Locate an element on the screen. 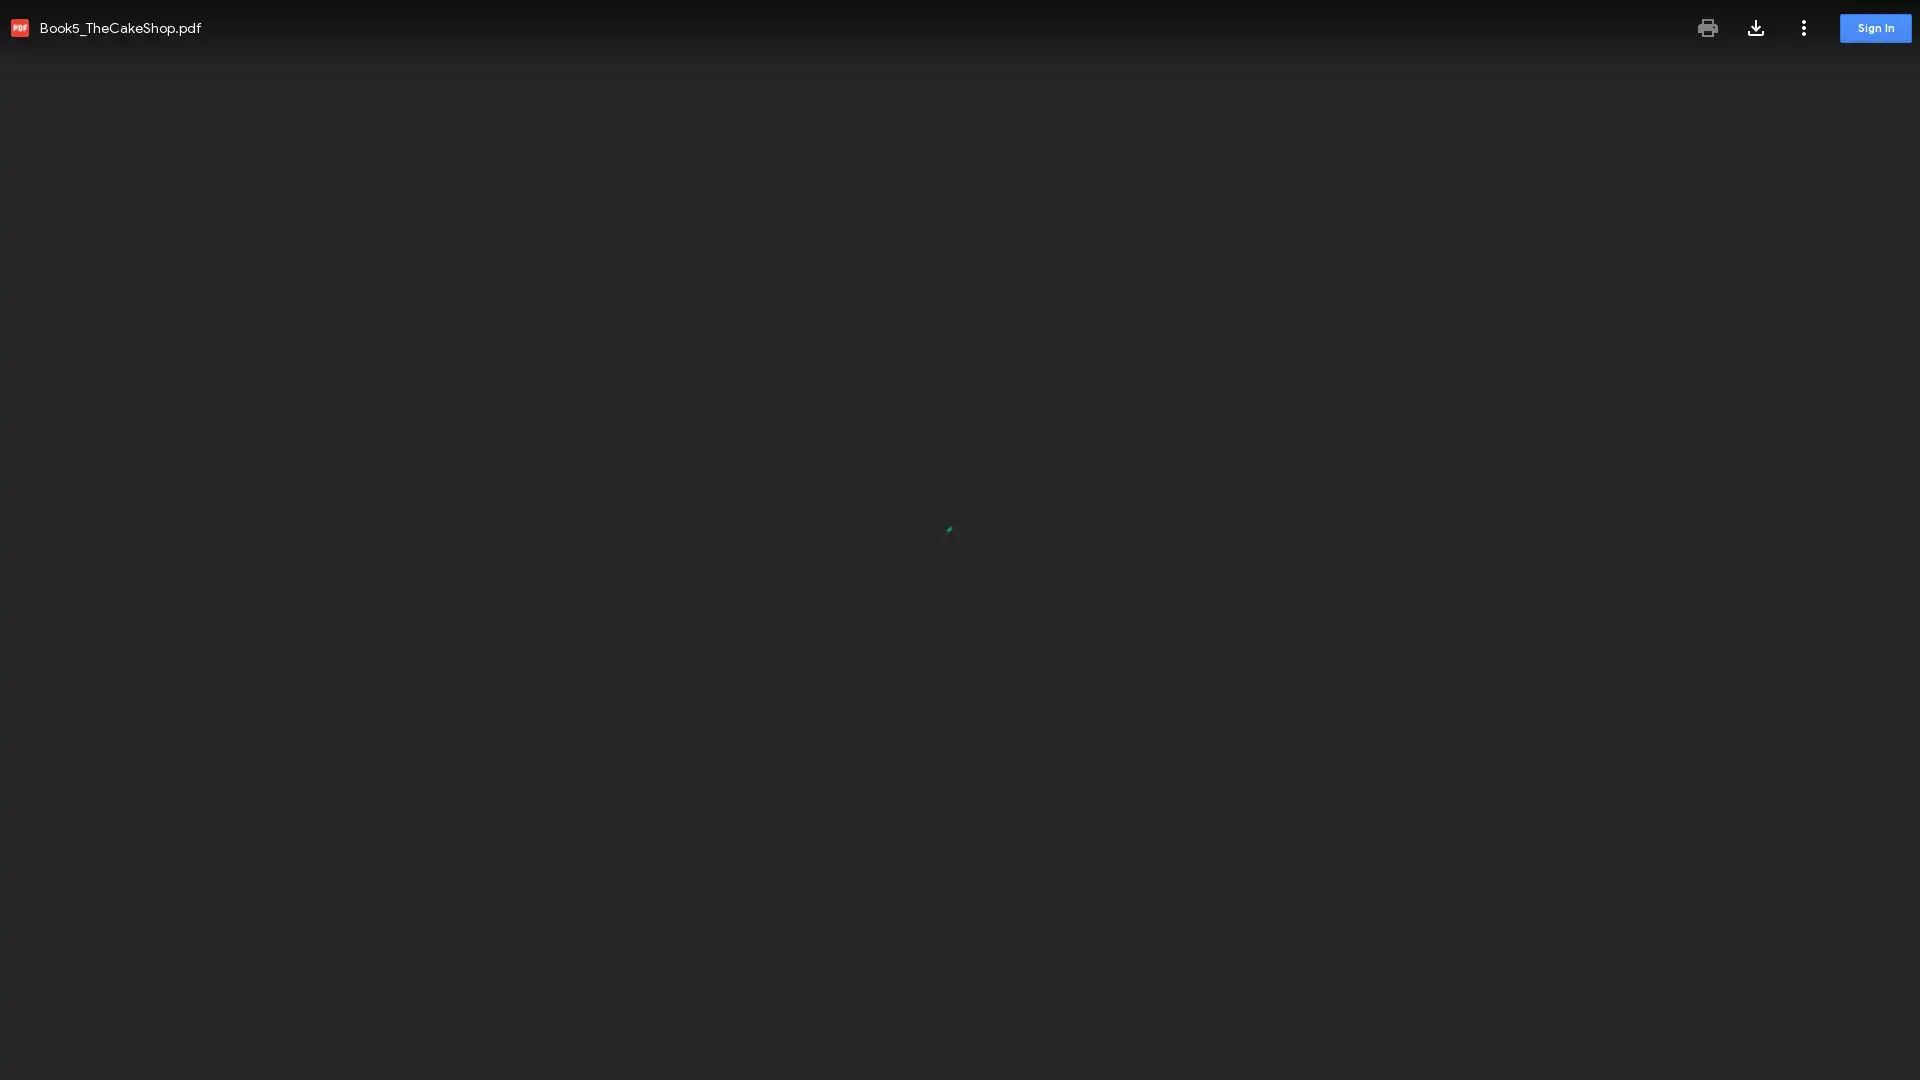  Download is located at coordinates (1755, 27).